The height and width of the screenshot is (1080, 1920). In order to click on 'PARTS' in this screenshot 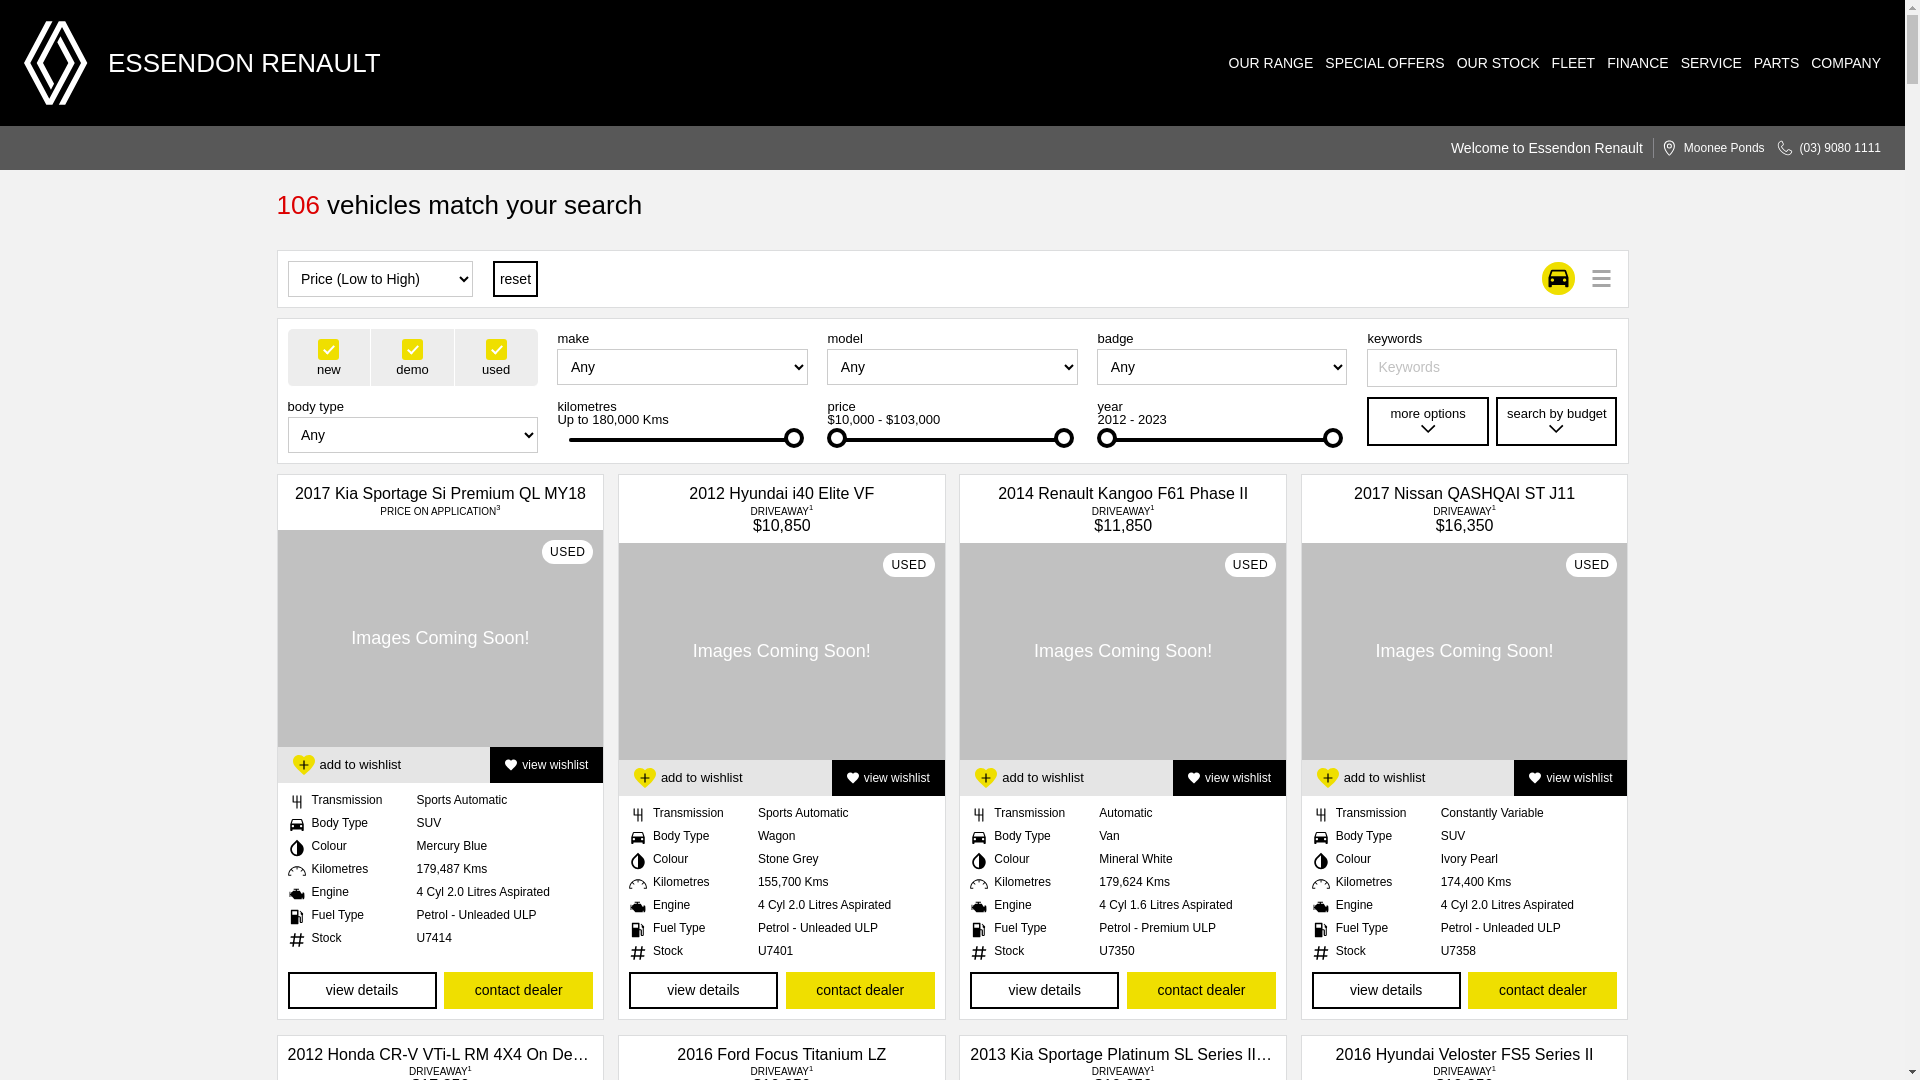, I will do `click(1770, 61)`.